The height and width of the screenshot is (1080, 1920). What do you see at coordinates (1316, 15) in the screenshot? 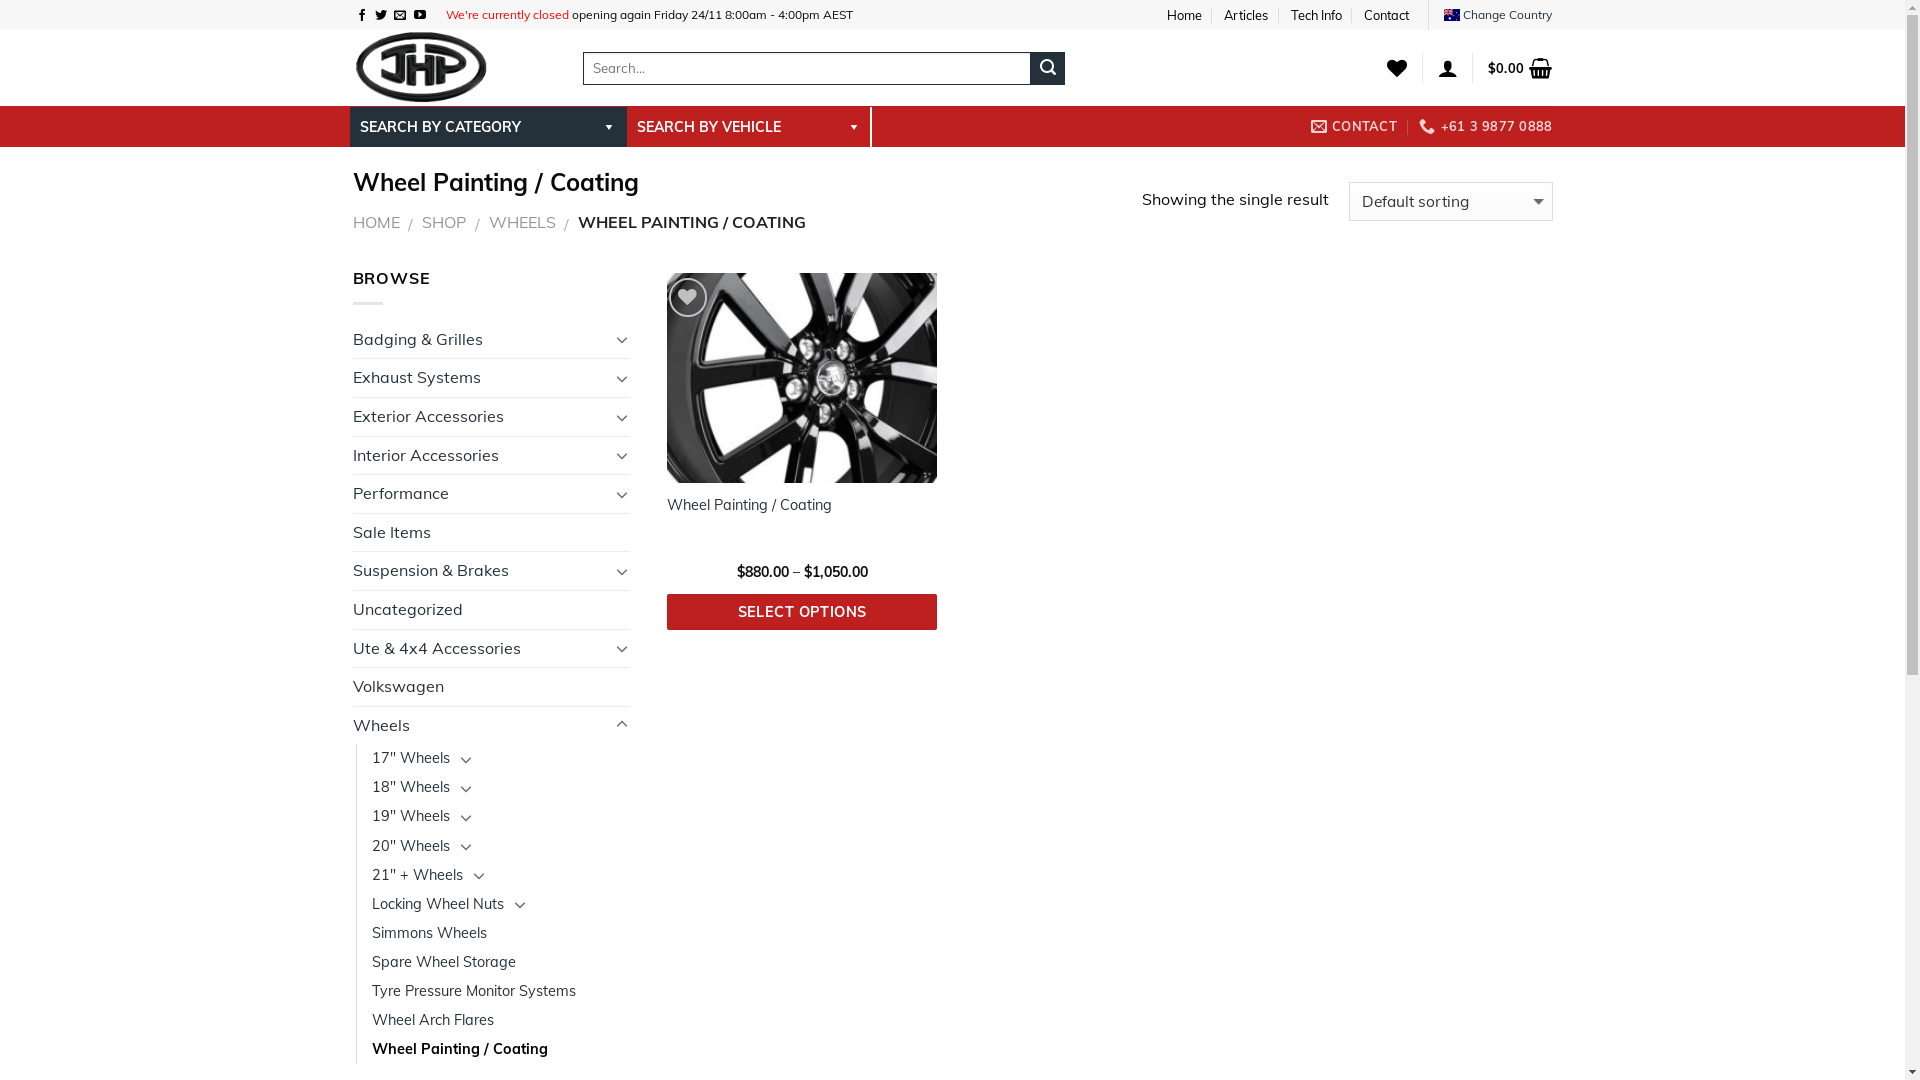
I see `'Tech Info'` at bounding box center [1316, 15].